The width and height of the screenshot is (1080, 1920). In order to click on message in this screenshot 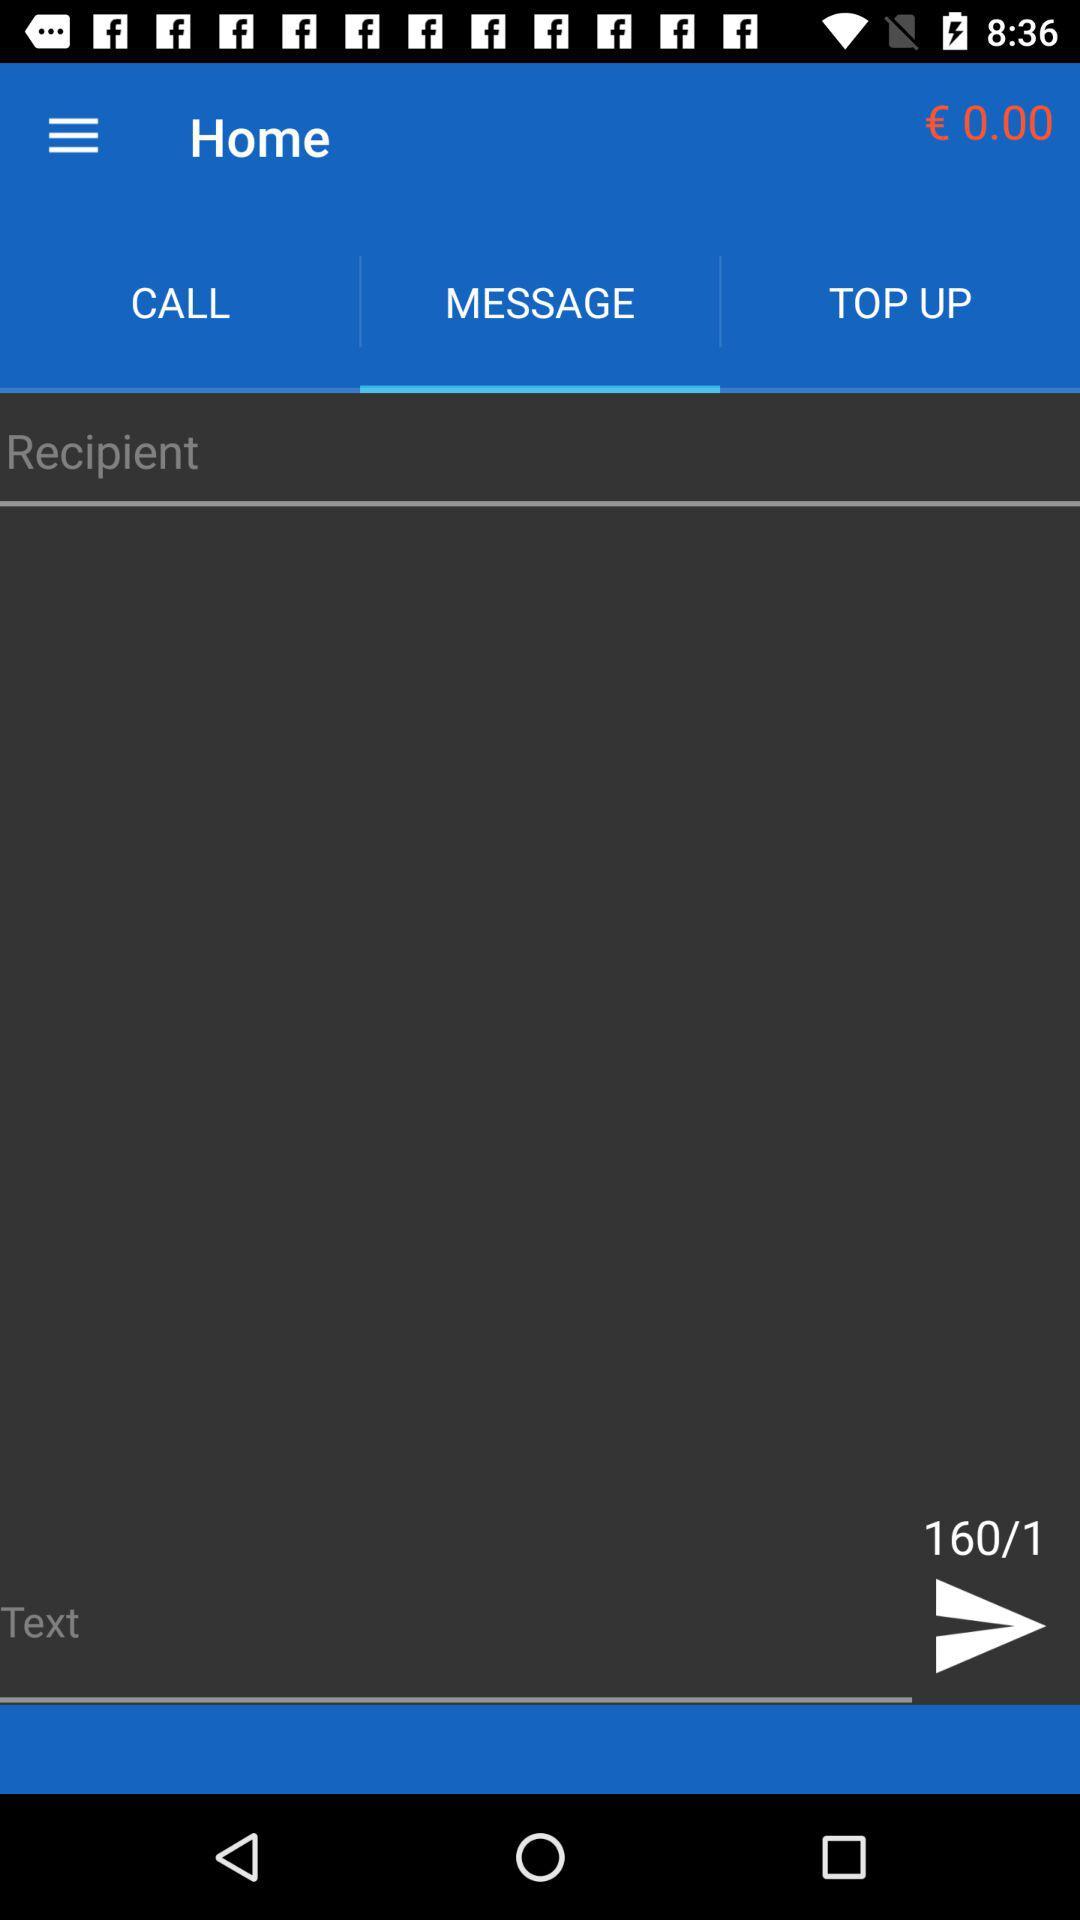, I will do `click(540, 300)`.